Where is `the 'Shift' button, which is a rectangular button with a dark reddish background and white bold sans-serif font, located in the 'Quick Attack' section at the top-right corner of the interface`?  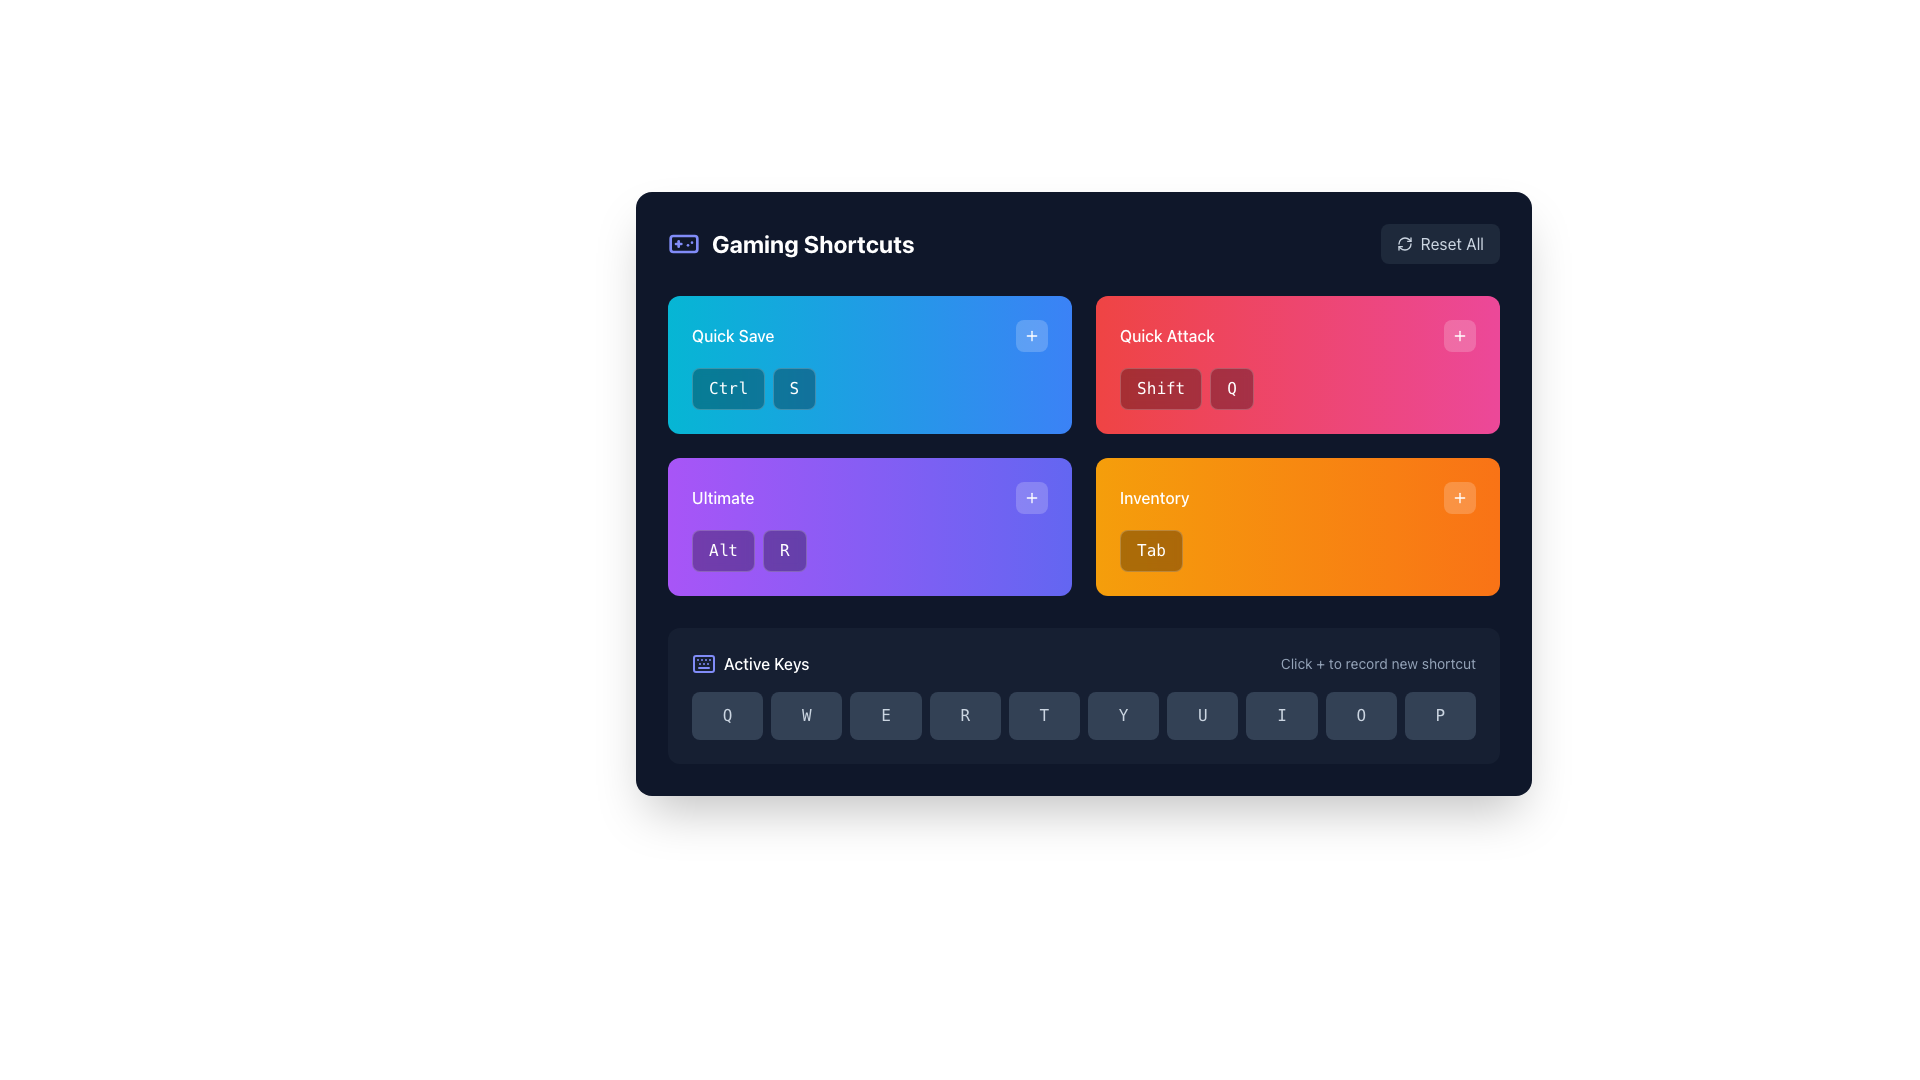
the 'Shift' button, which is a rectangular button with a dark reddish background and white bold sans-serif font, located in the 'Quick Attack' section at the top-right corner of the interface is located at coordinates (1161, 389).